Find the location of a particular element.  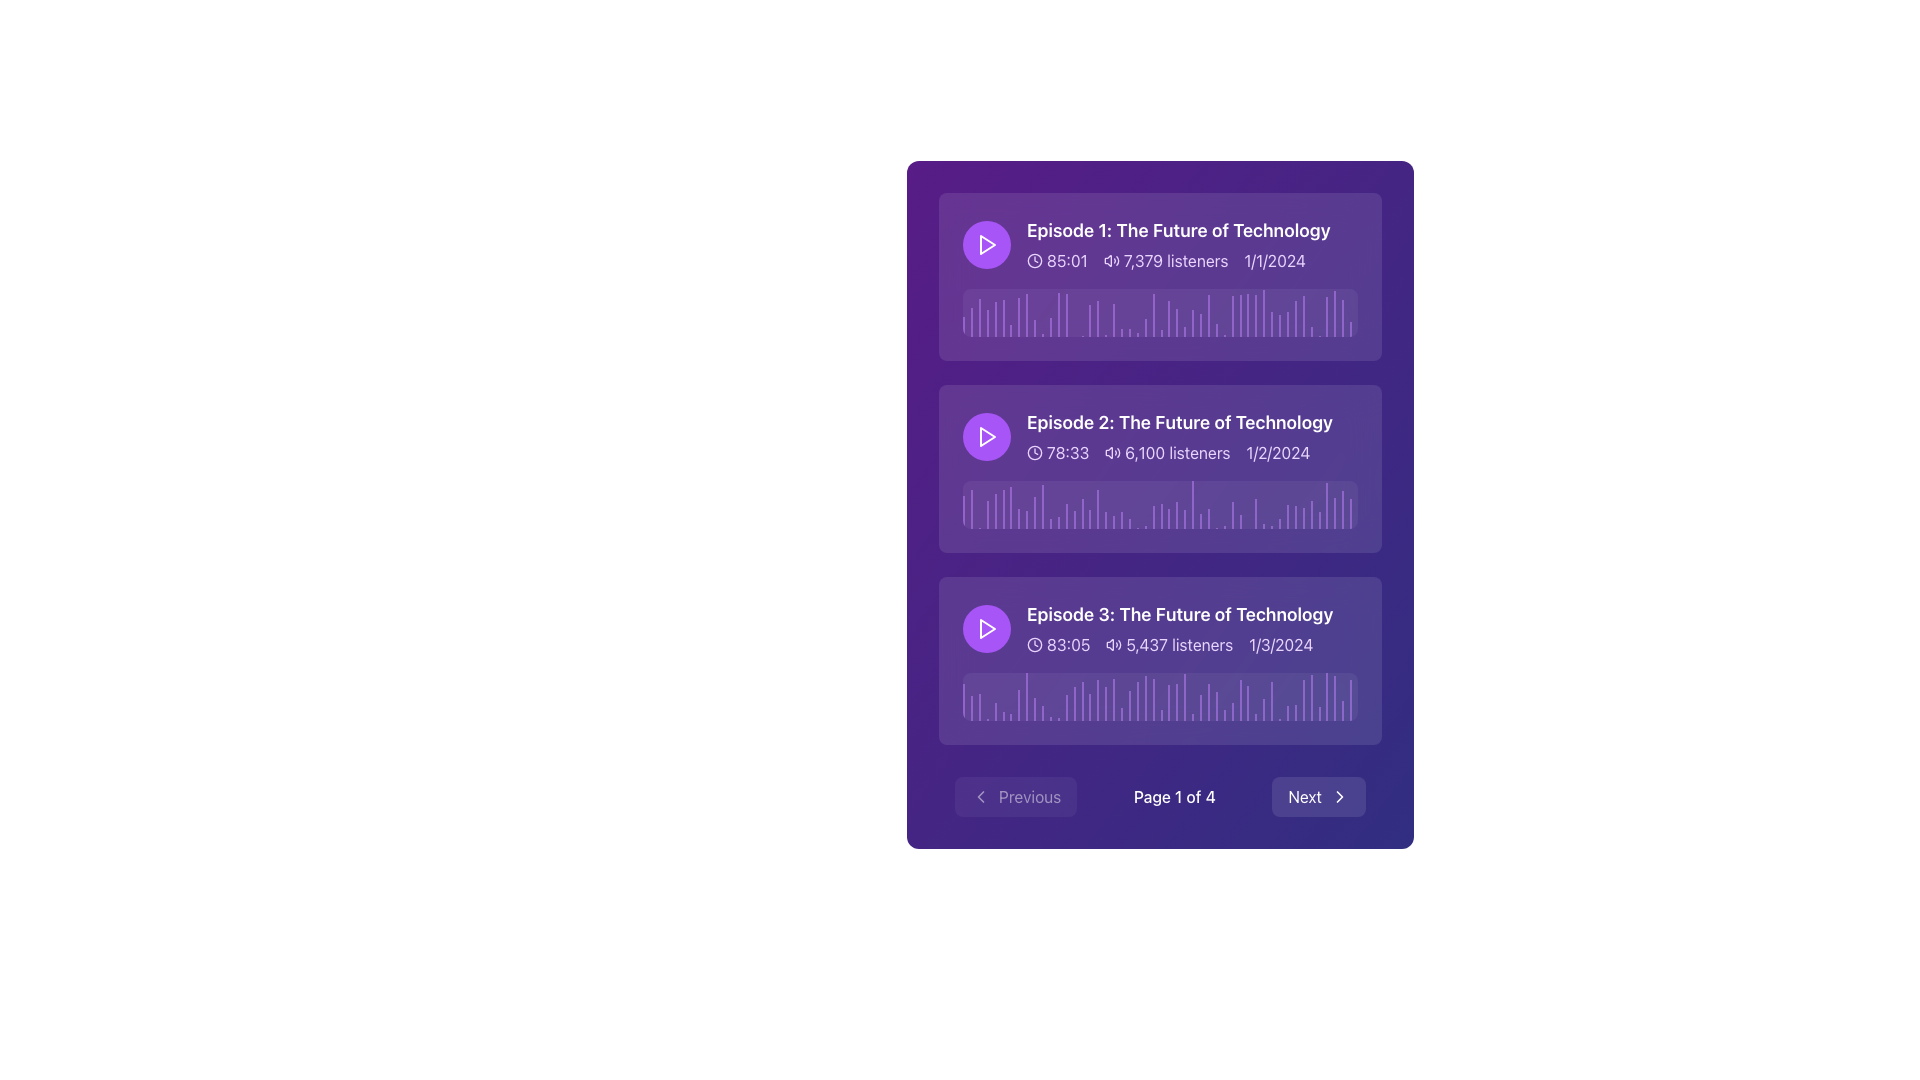

the duration label displaying '78:33' with the clock icon is located at coordinates (1057, 452).